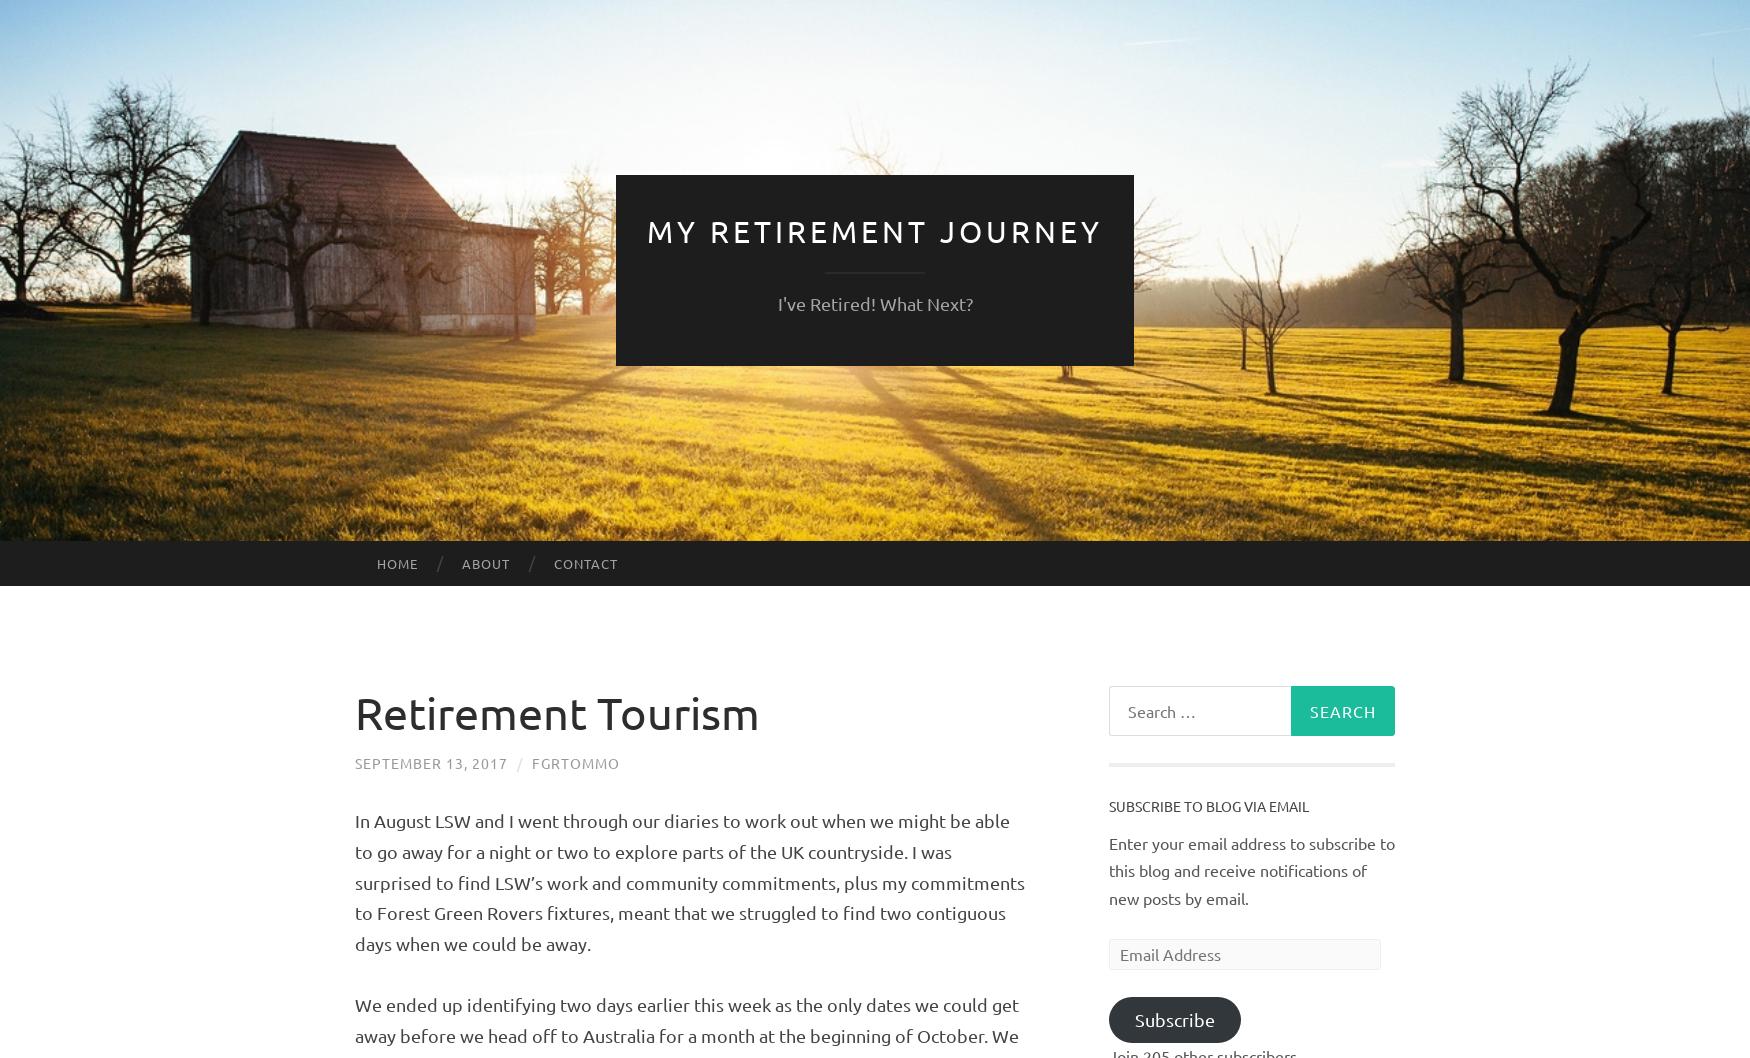 The height and width of the screenshot is (1058, 1750). What do you see at coordinates (874, 302) in the screenshot?
I see `'I've Retired! What Next?'` at bounding box center [874, 302].